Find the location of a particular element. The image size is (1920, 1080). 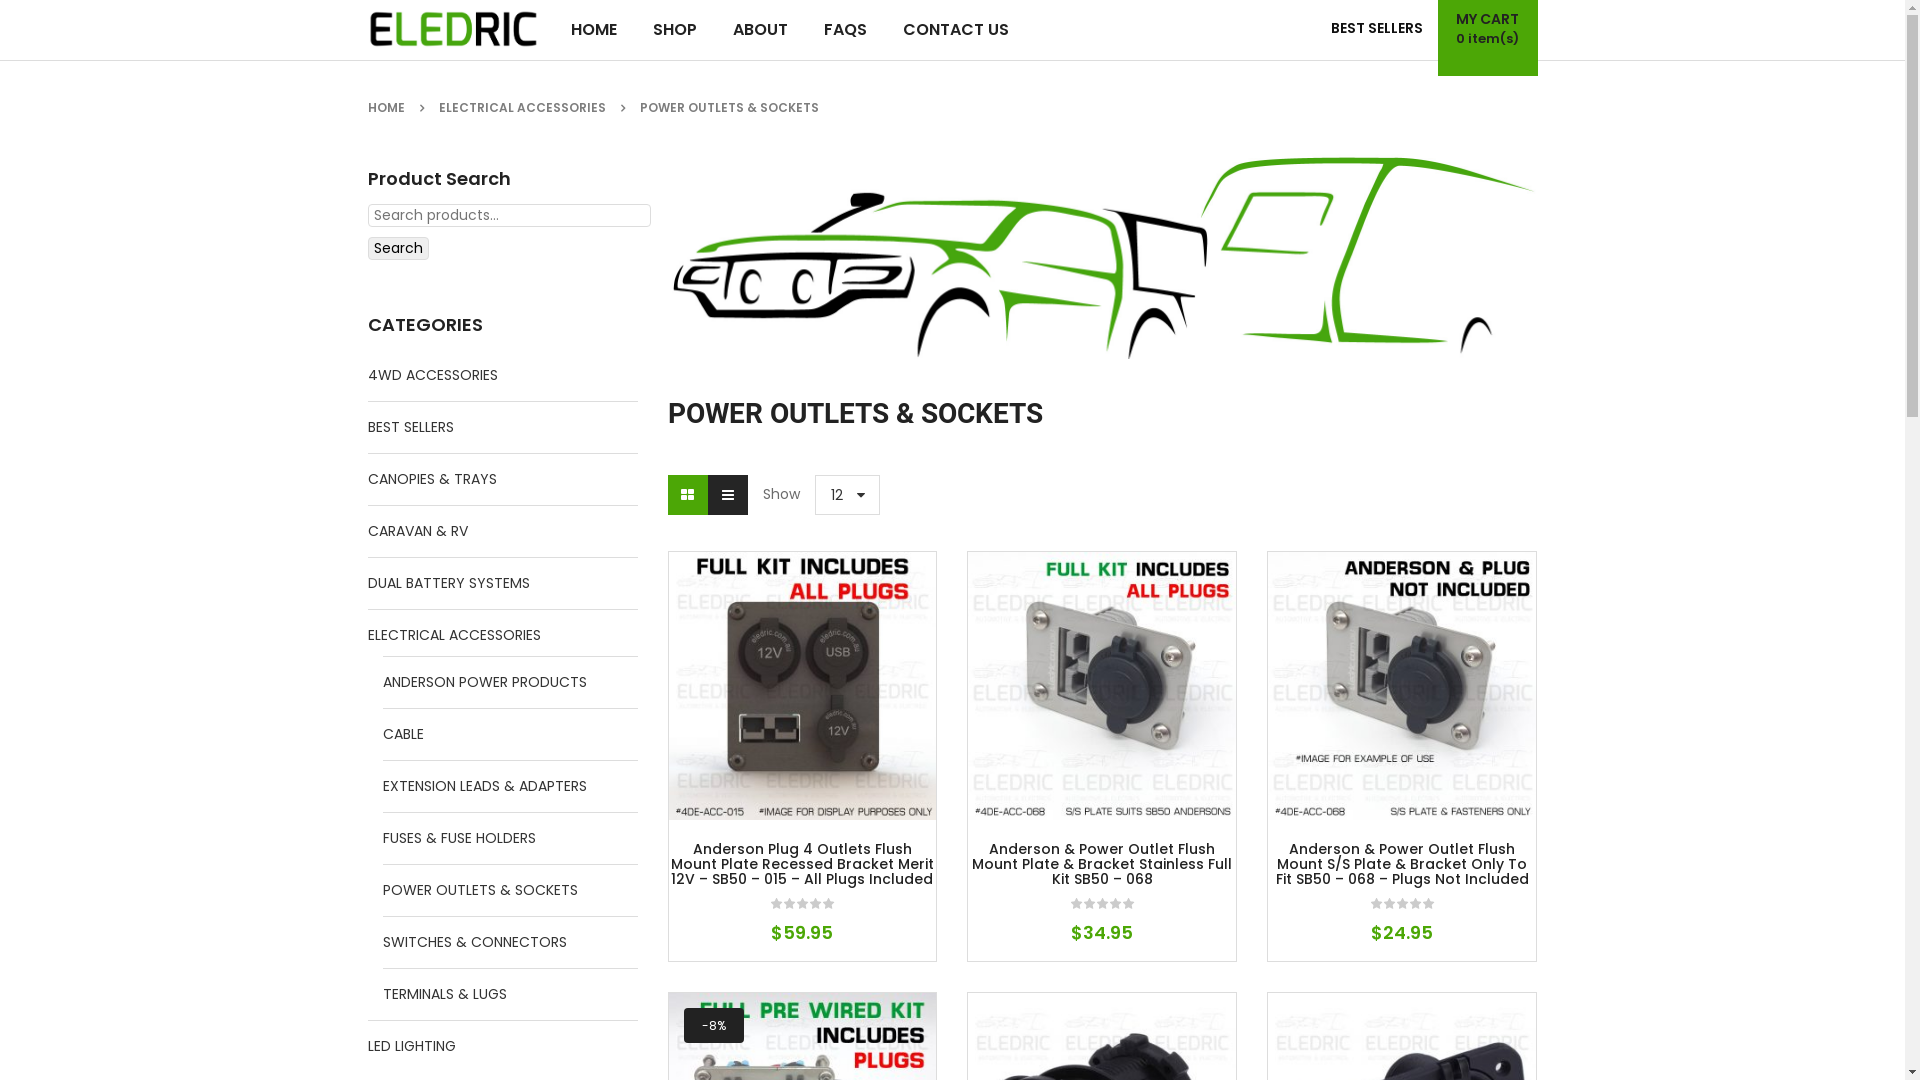

'HOME' is located at coordinates (592, 30).